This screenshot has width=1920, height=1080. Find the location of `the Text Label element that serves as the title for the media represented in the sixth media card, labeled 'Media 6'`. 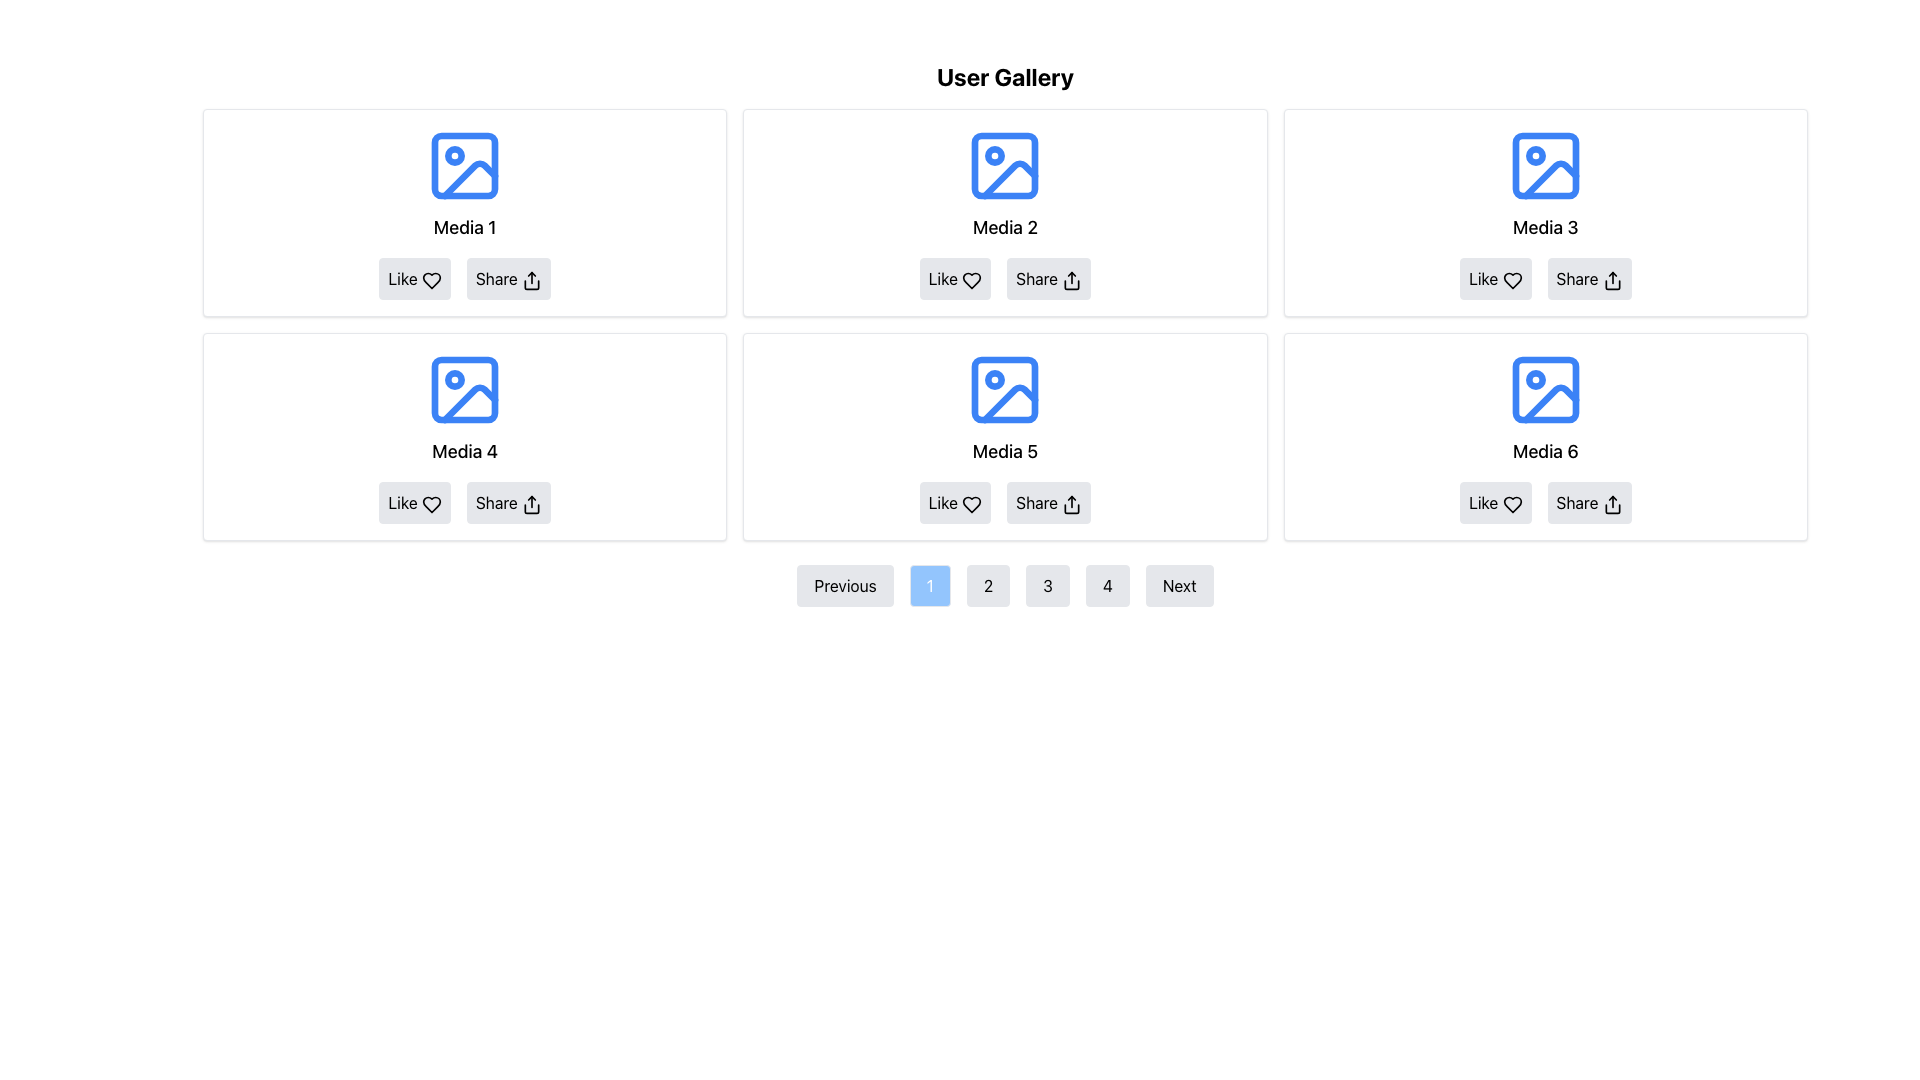

the Text Label element that serves as the title for the media represented in the sixth media card, labeled 'Media 6' is located at coordinates (1544, 451).